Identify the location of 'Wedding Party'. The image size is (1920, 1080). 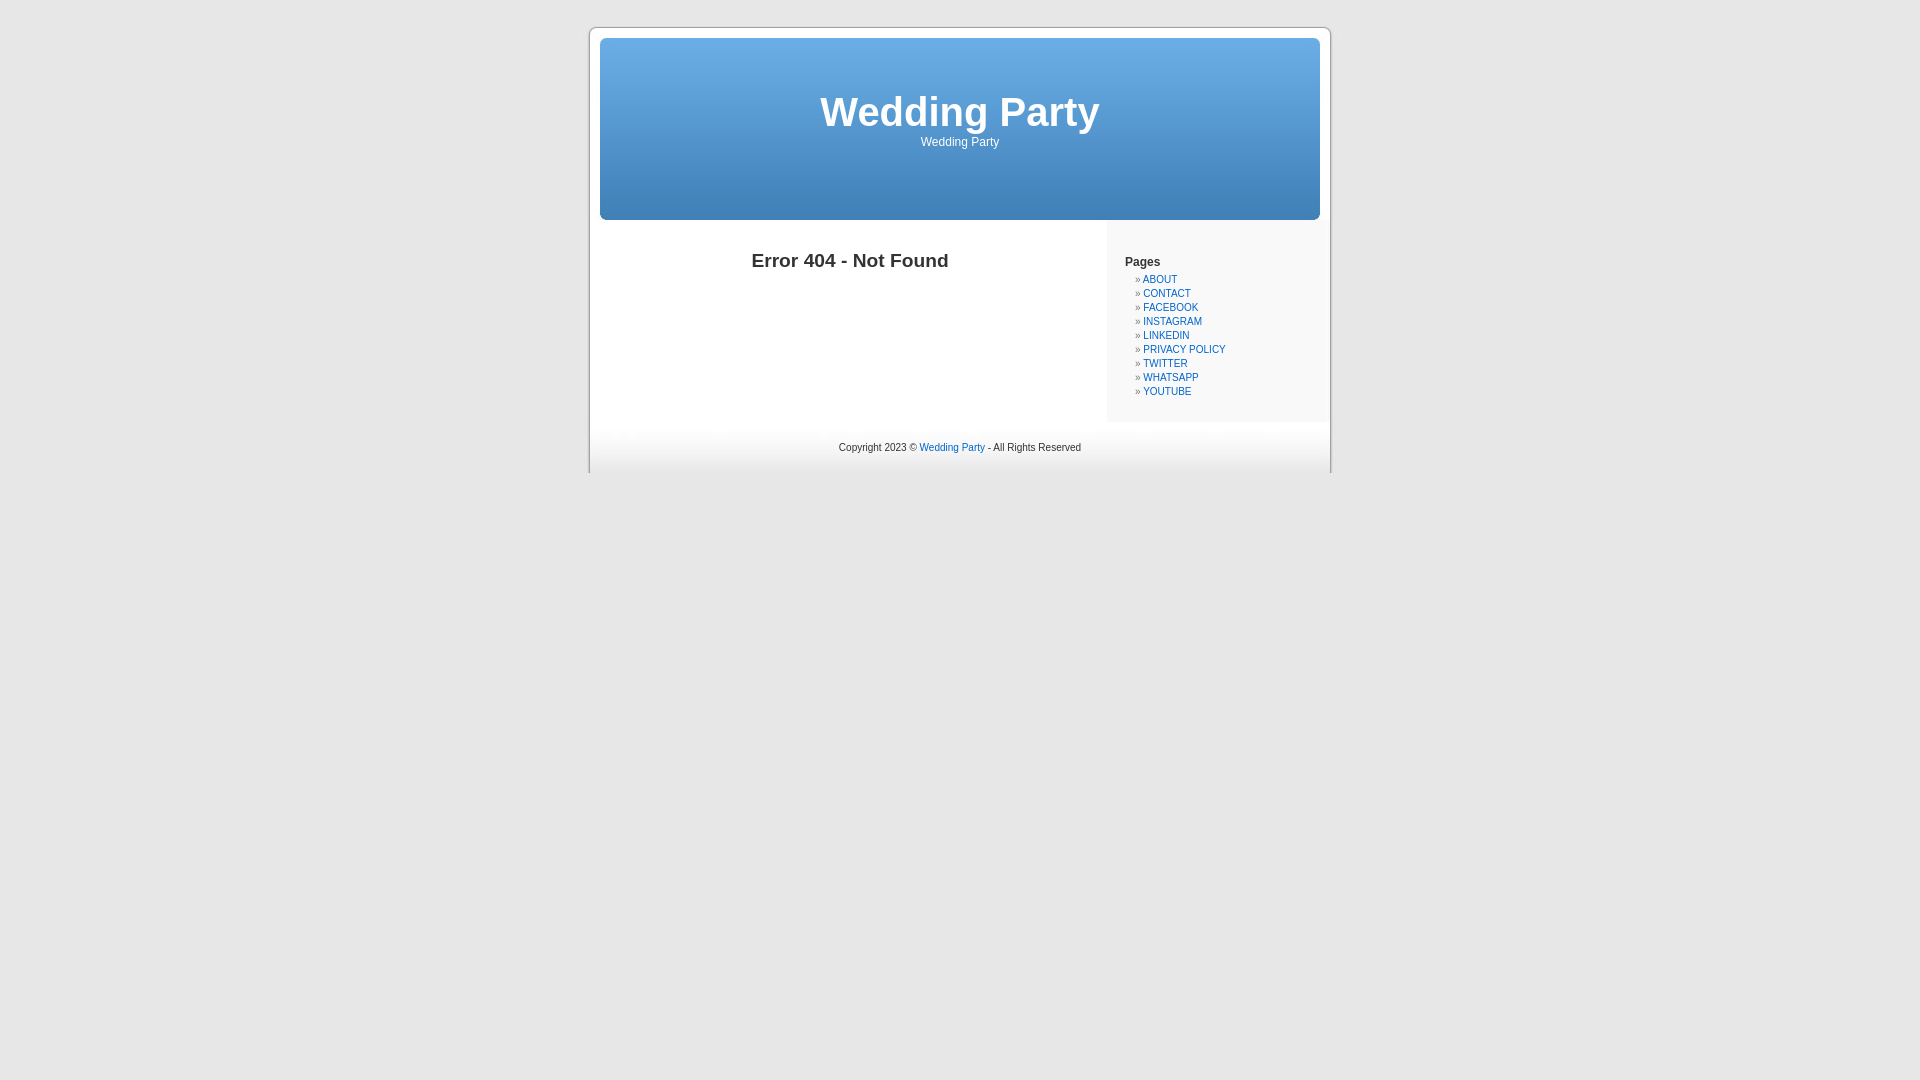
(958, 111).